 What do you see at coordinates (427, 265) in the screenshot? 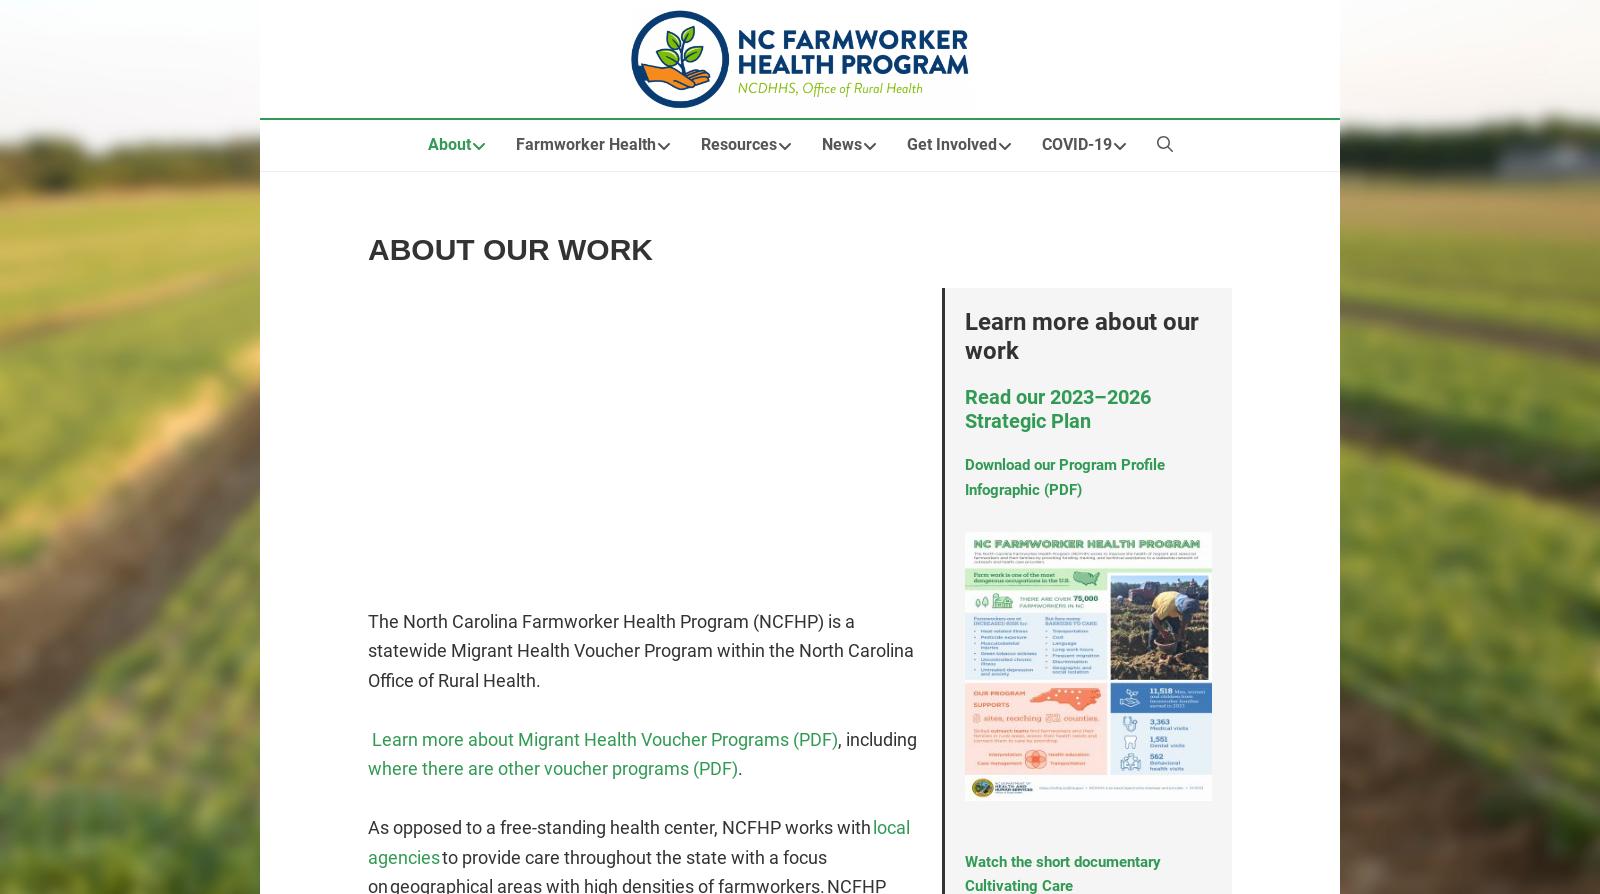
I see `'Our Work'` at bounding box center [427, 265].